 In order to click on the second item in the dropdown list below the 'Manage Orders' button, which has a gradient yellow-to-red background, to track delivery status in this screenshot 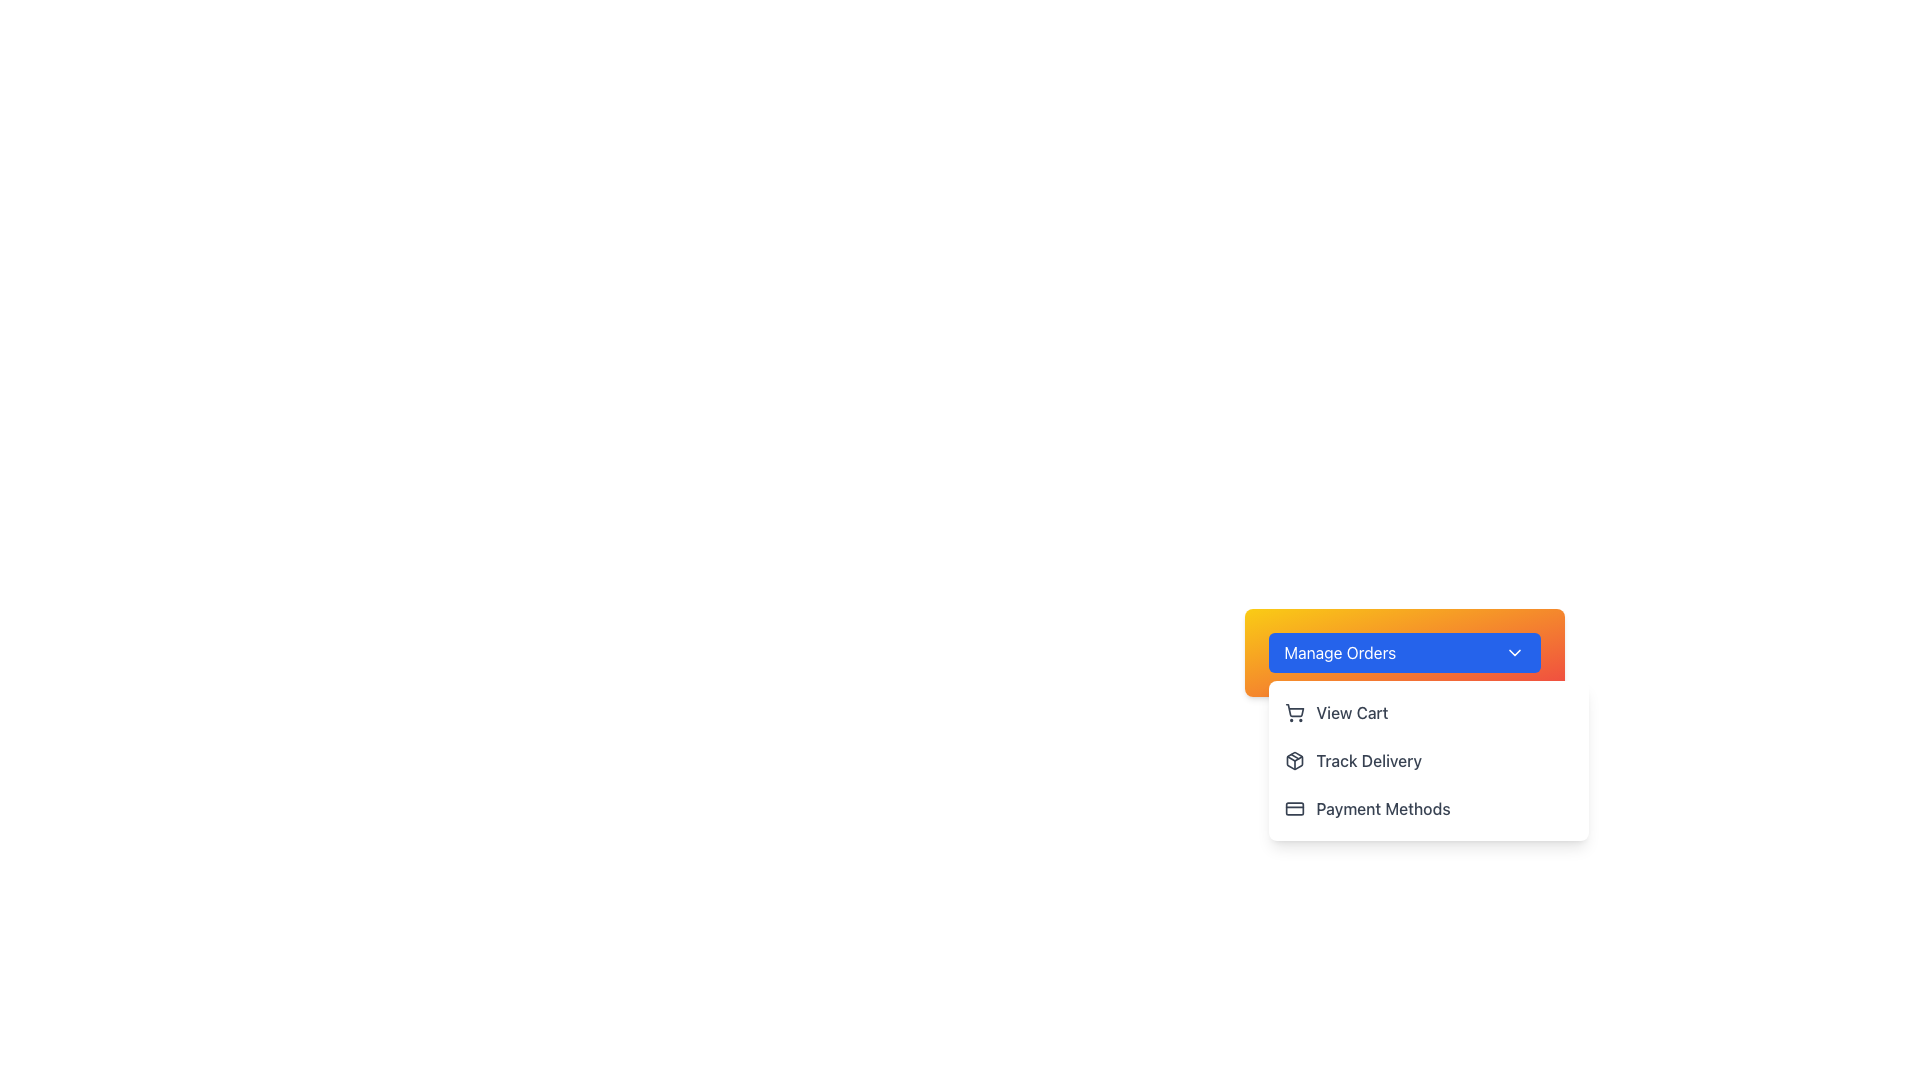, I will do `click(1427, 760)`.